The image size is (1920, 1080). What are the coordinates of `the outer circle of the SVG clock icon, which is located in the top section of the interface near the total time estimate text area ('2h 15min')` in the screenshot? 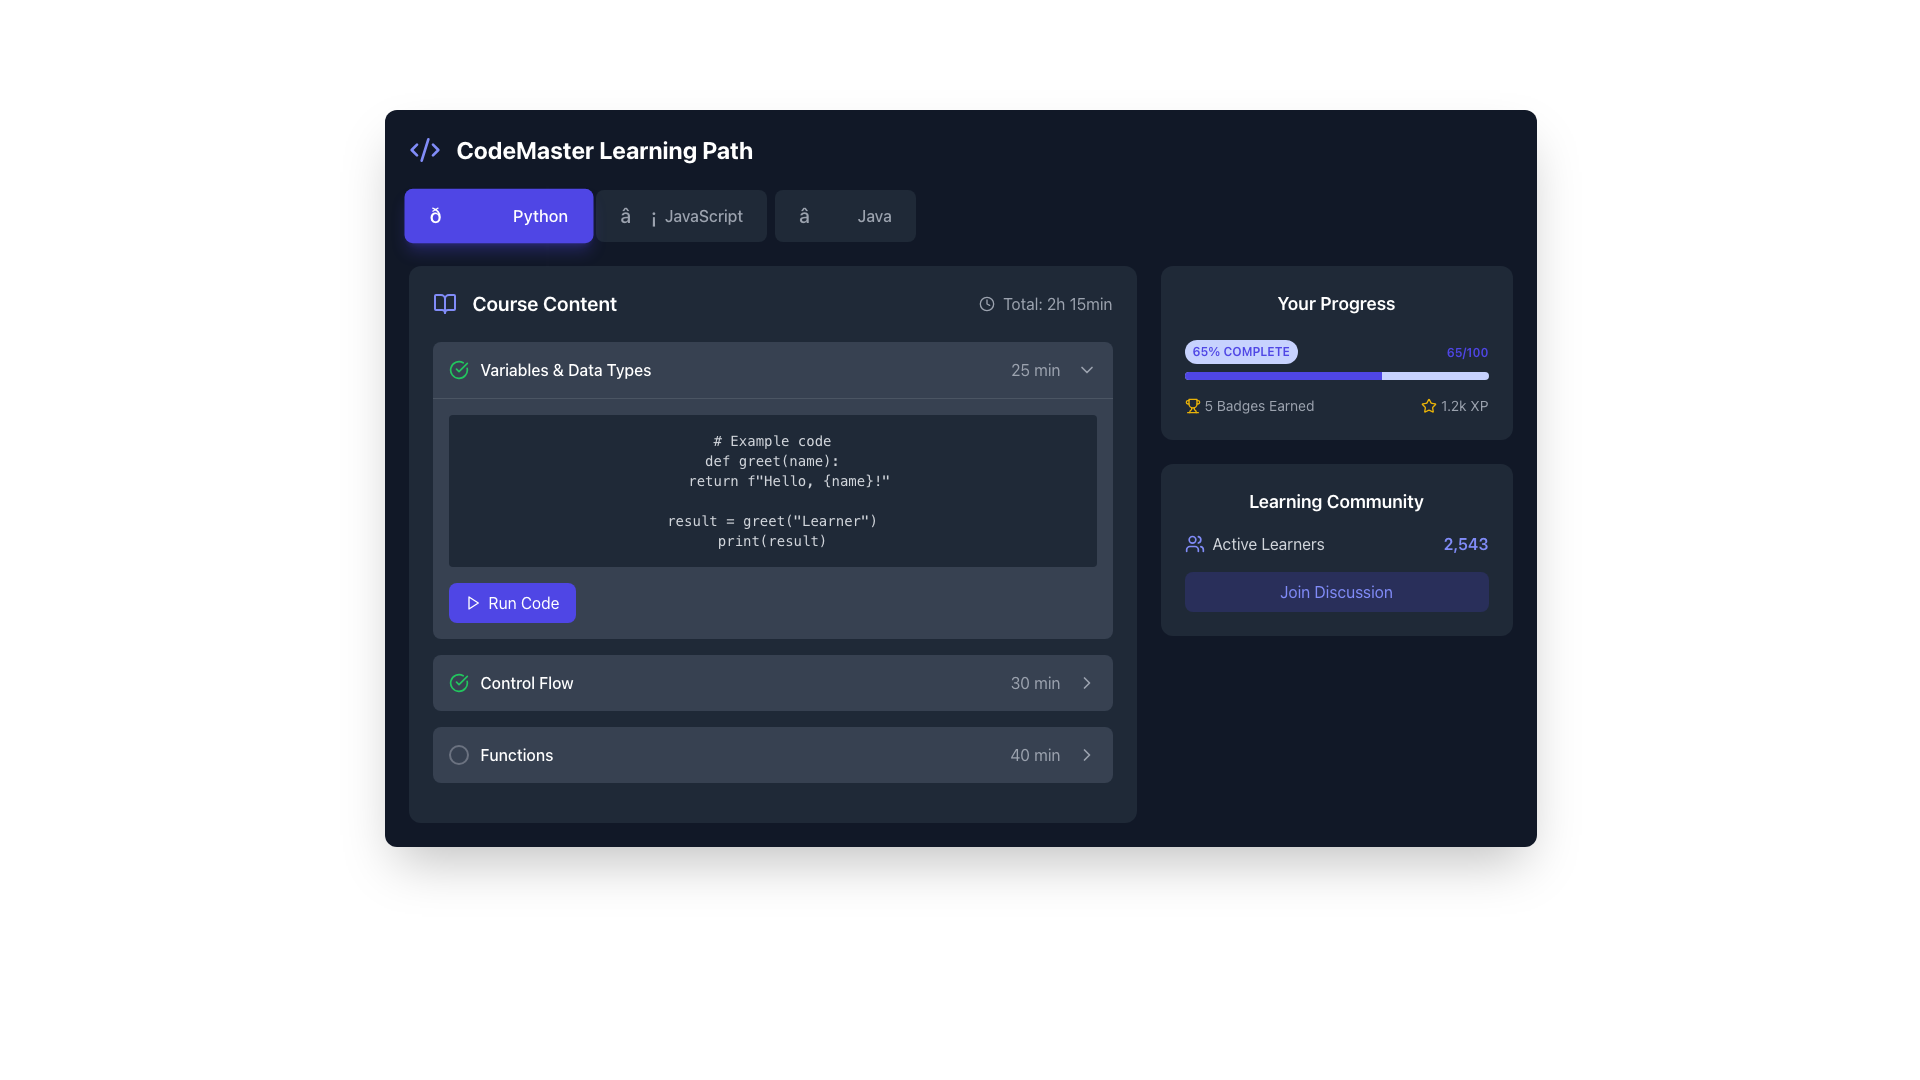 It's located at (987, 304).